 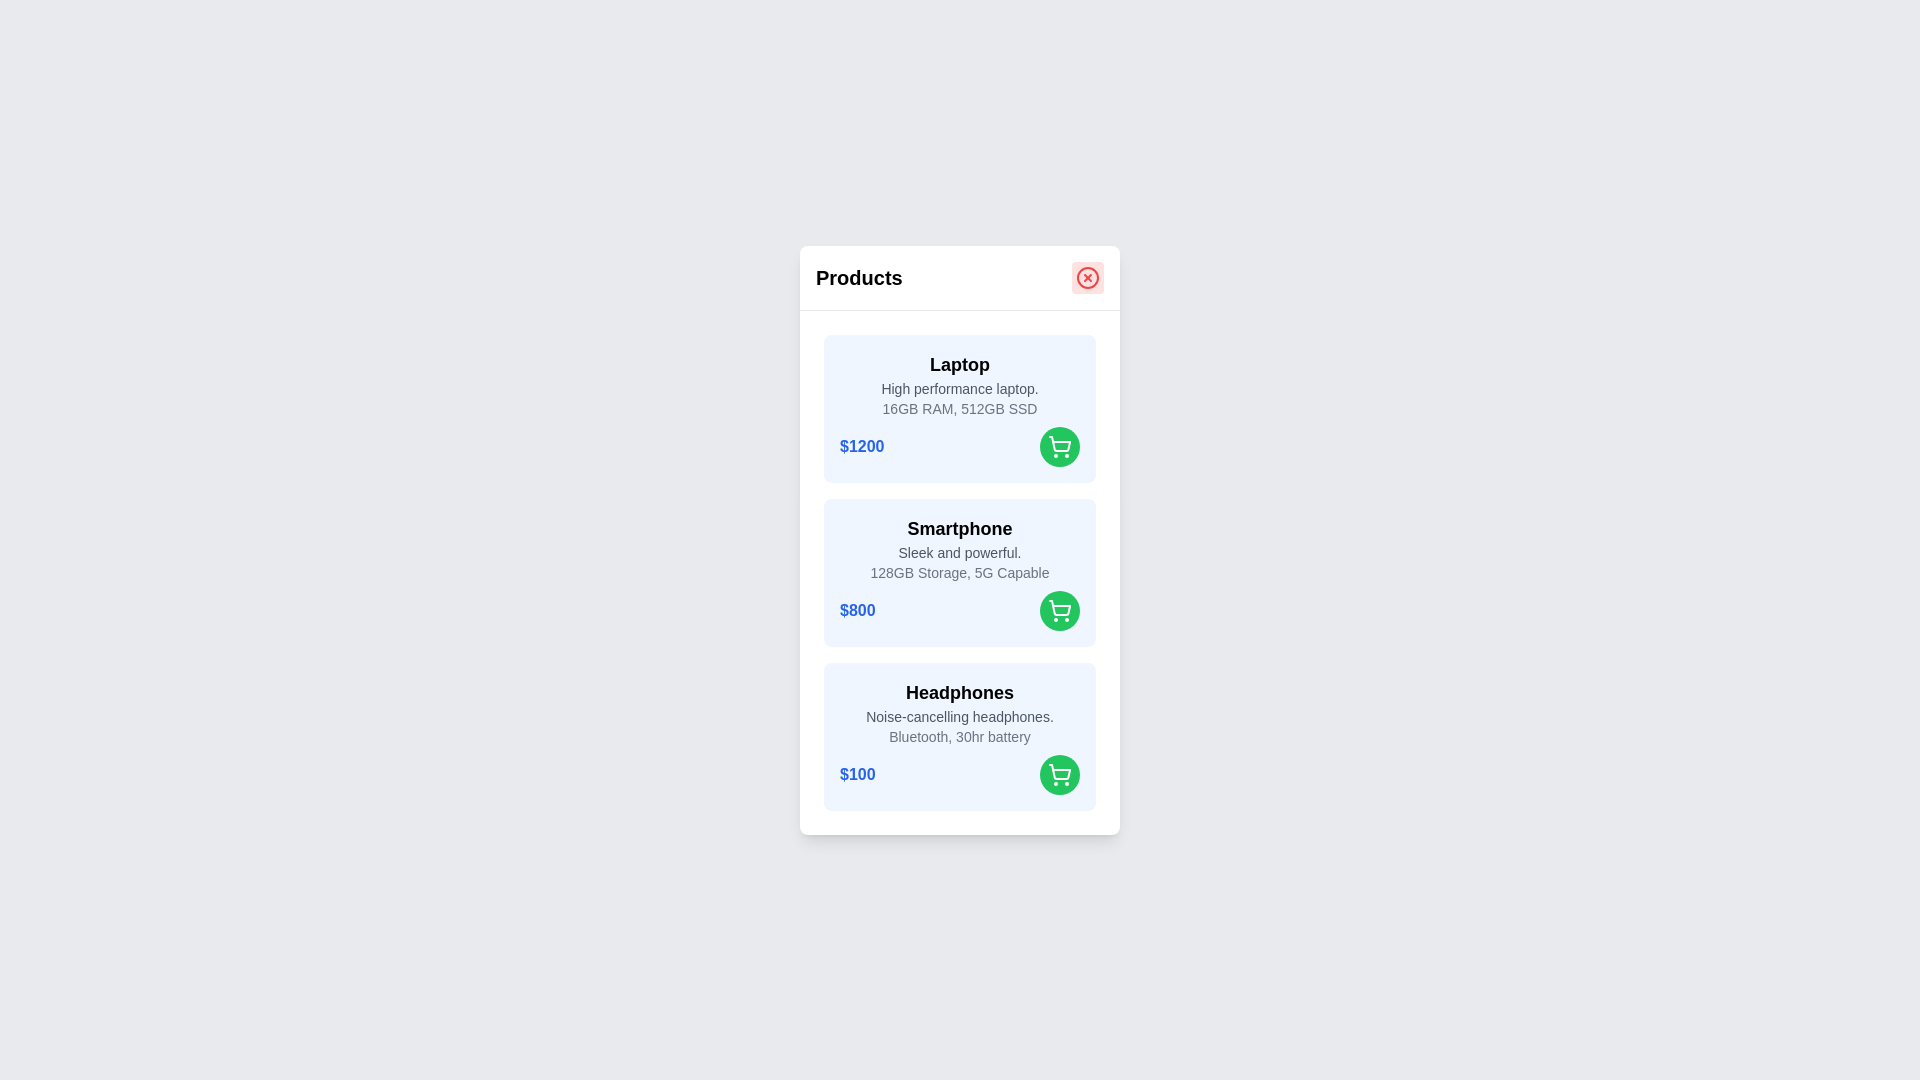 I want to click on the price of the product Laptop, so click(x=862, y=445).